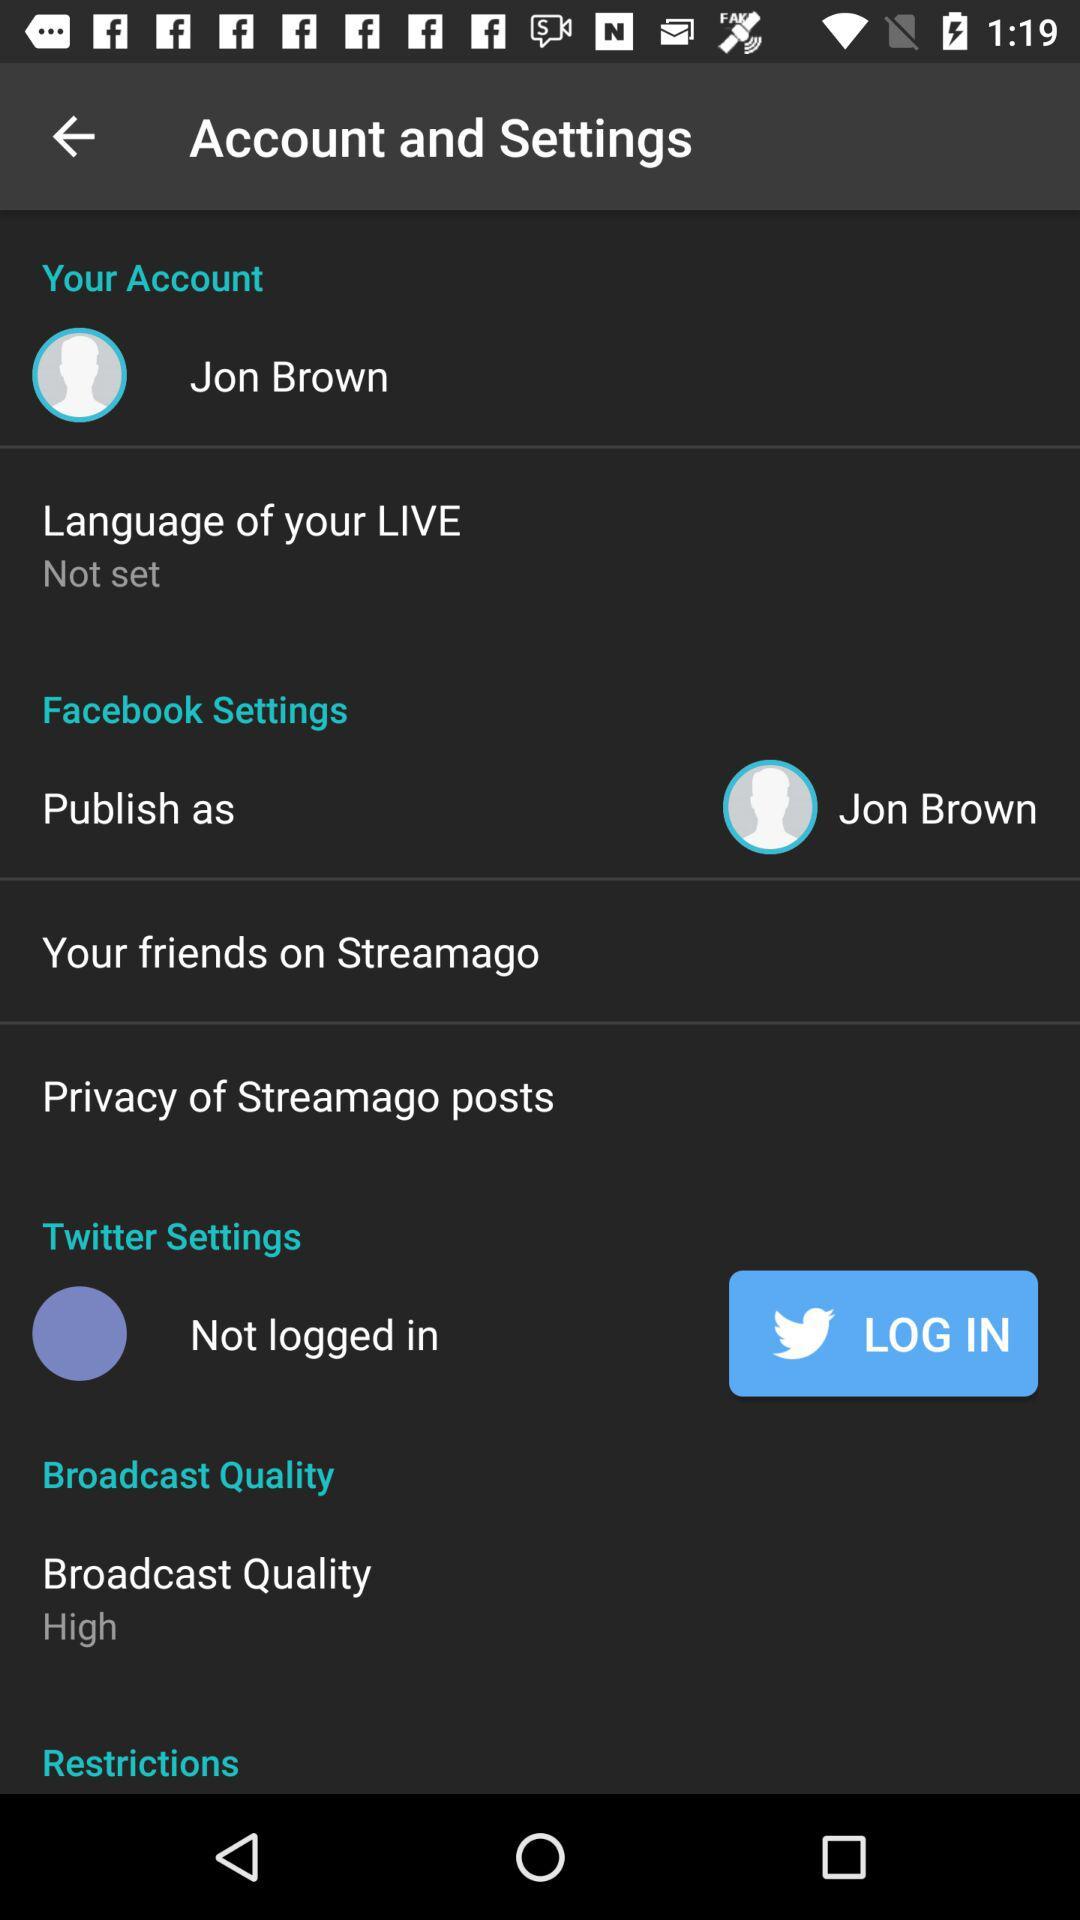 This screenshot has width=1080, height=1920. Describe the element at coordinates (314, 1333) in the screenshot. I see `item below twitter settings item` at that location.